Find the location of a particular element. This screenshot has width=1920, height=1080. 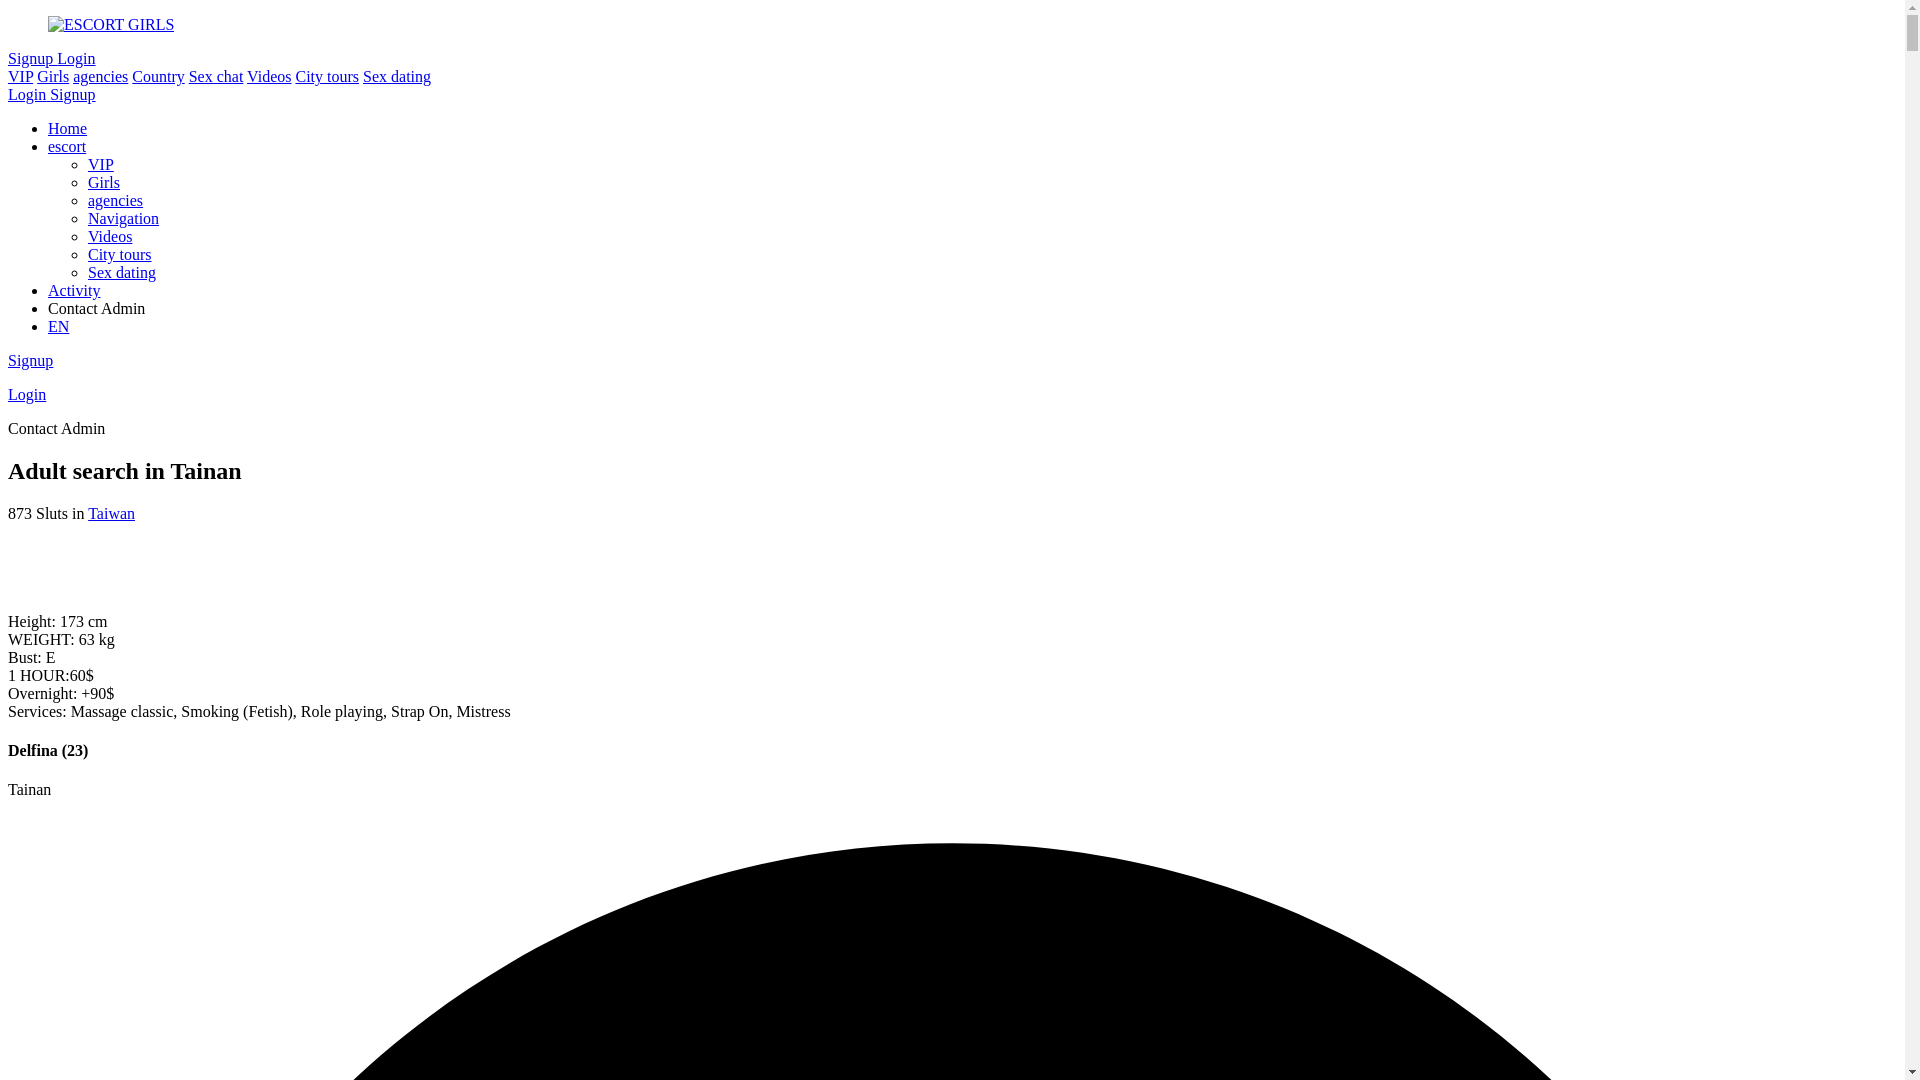

'City tours' is located at coordinates (326, 75).